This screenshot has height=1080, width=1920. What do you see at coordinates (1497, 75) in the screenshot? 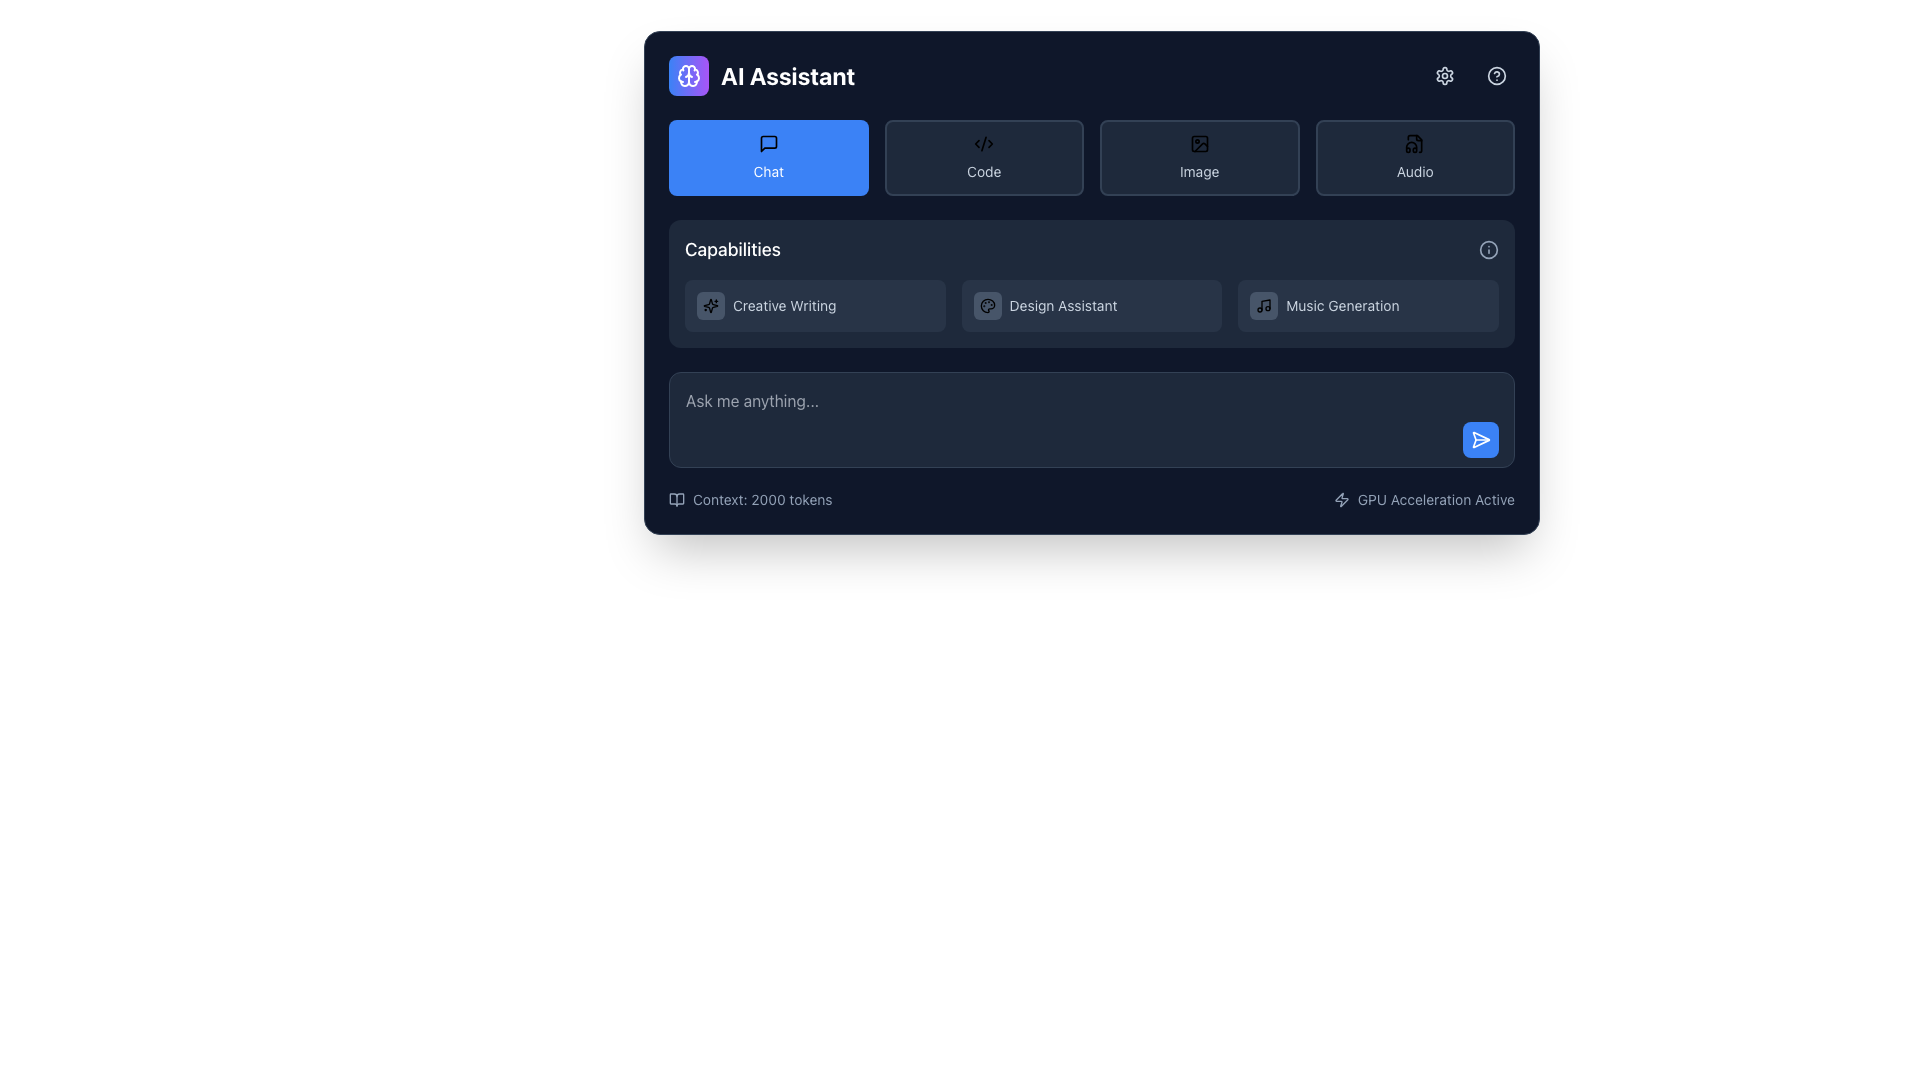
I see `the decorative circle element located in the top-right corner of the interface, which is part of an SVG graphic and serves as an icon for help or additional information` at bounding box center [1497, 75].